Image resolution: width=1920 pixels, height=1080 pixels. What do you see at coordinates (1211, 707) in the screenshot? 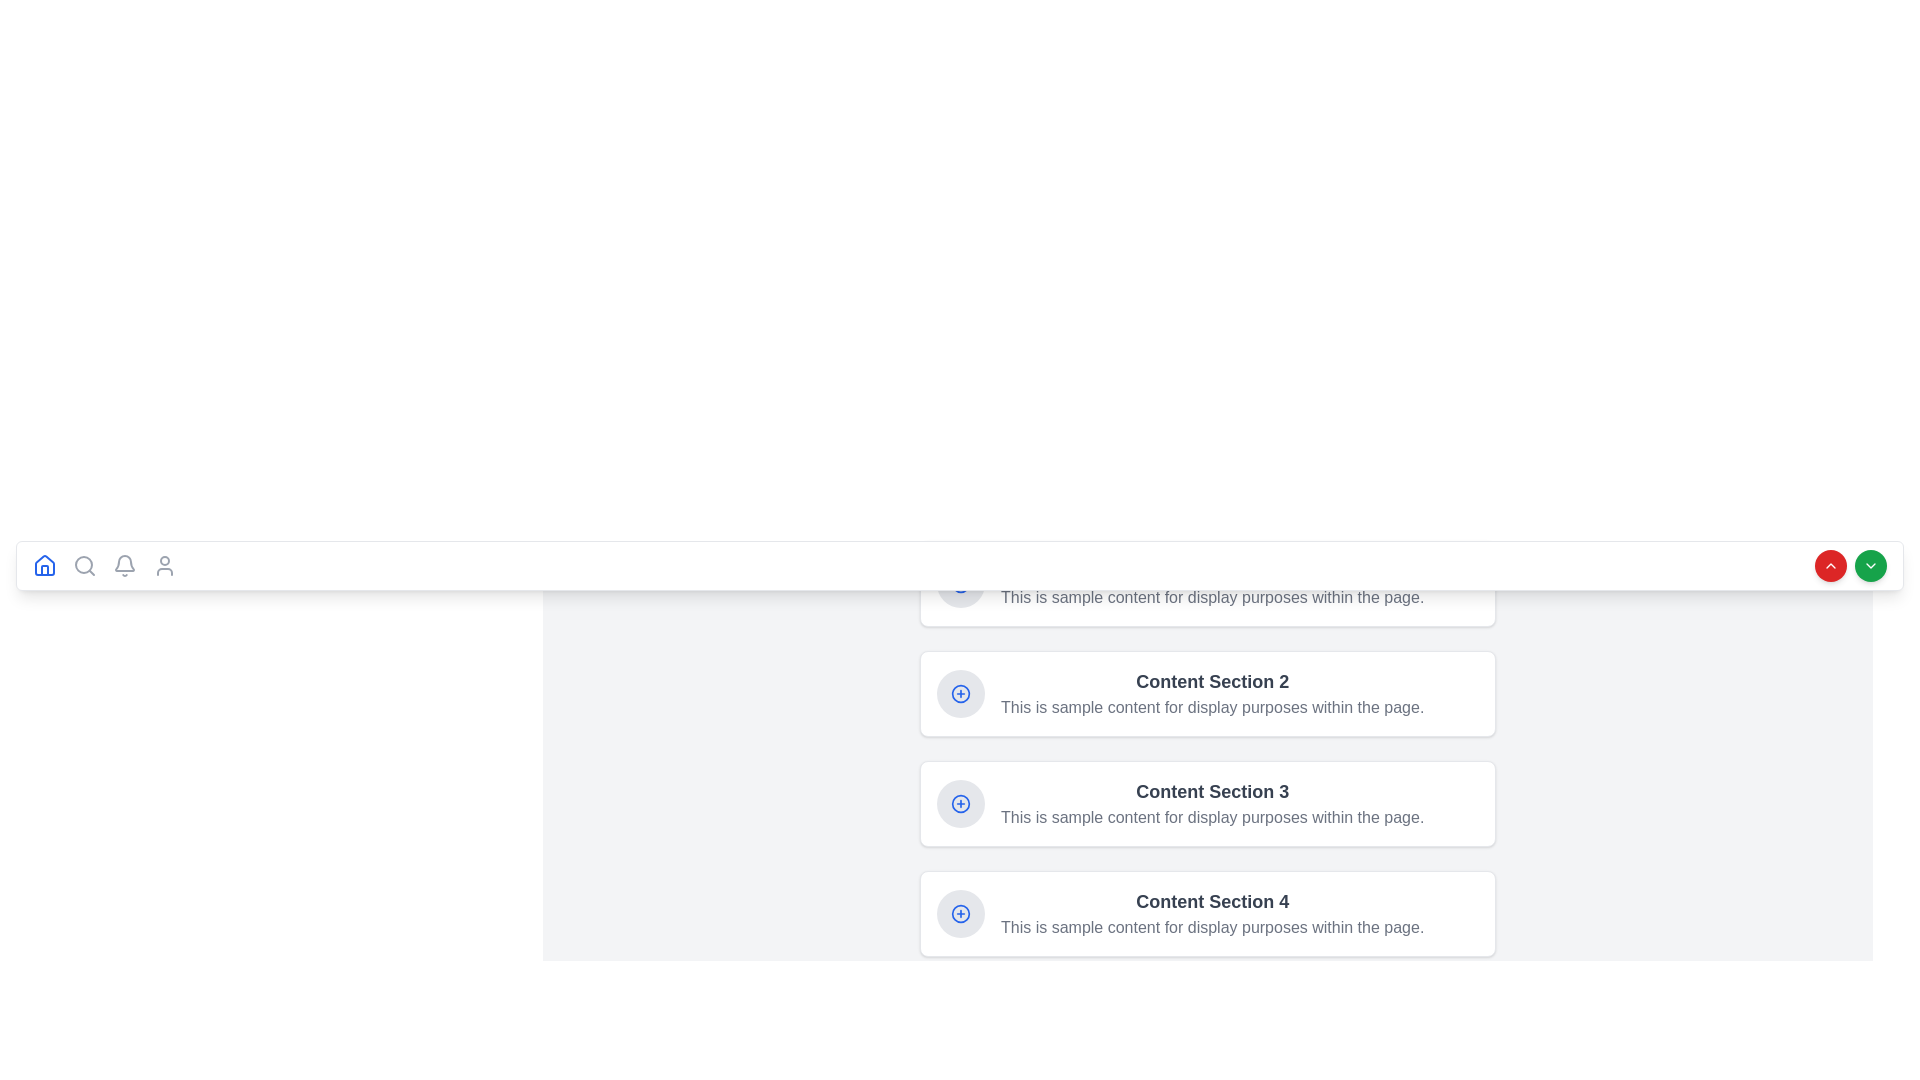
I see `the static text that provides descriptive content for 'Content Section 2', which is located immediately below the section title text in the second card-like section` at bounding box center [1211, 707].